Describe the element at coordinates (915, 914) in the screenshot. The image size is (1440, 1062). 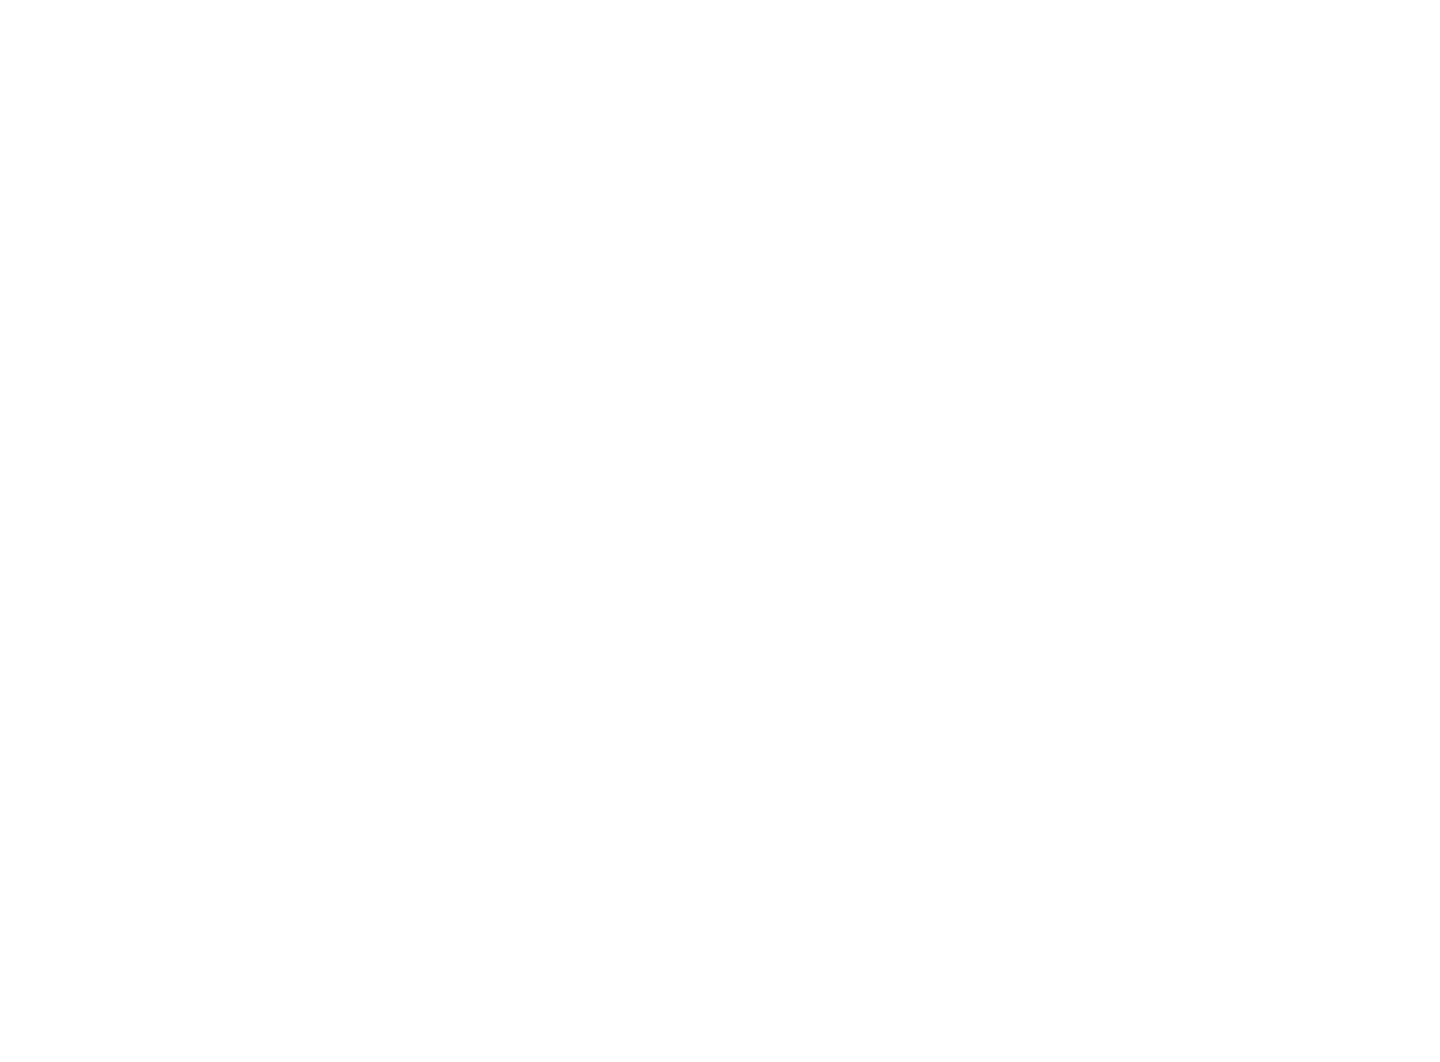
I see `'Articles are produced by staff and faculty across the university and health system to comprise a one-stop-shop for news from around Duke. Geoffrey Mock of University Communications is the editor of the 'News' edition. Leanora Minai of OCS is the editor of the 'Working@Duke' edition. We welcome your comments and suggestions!'` at that location.